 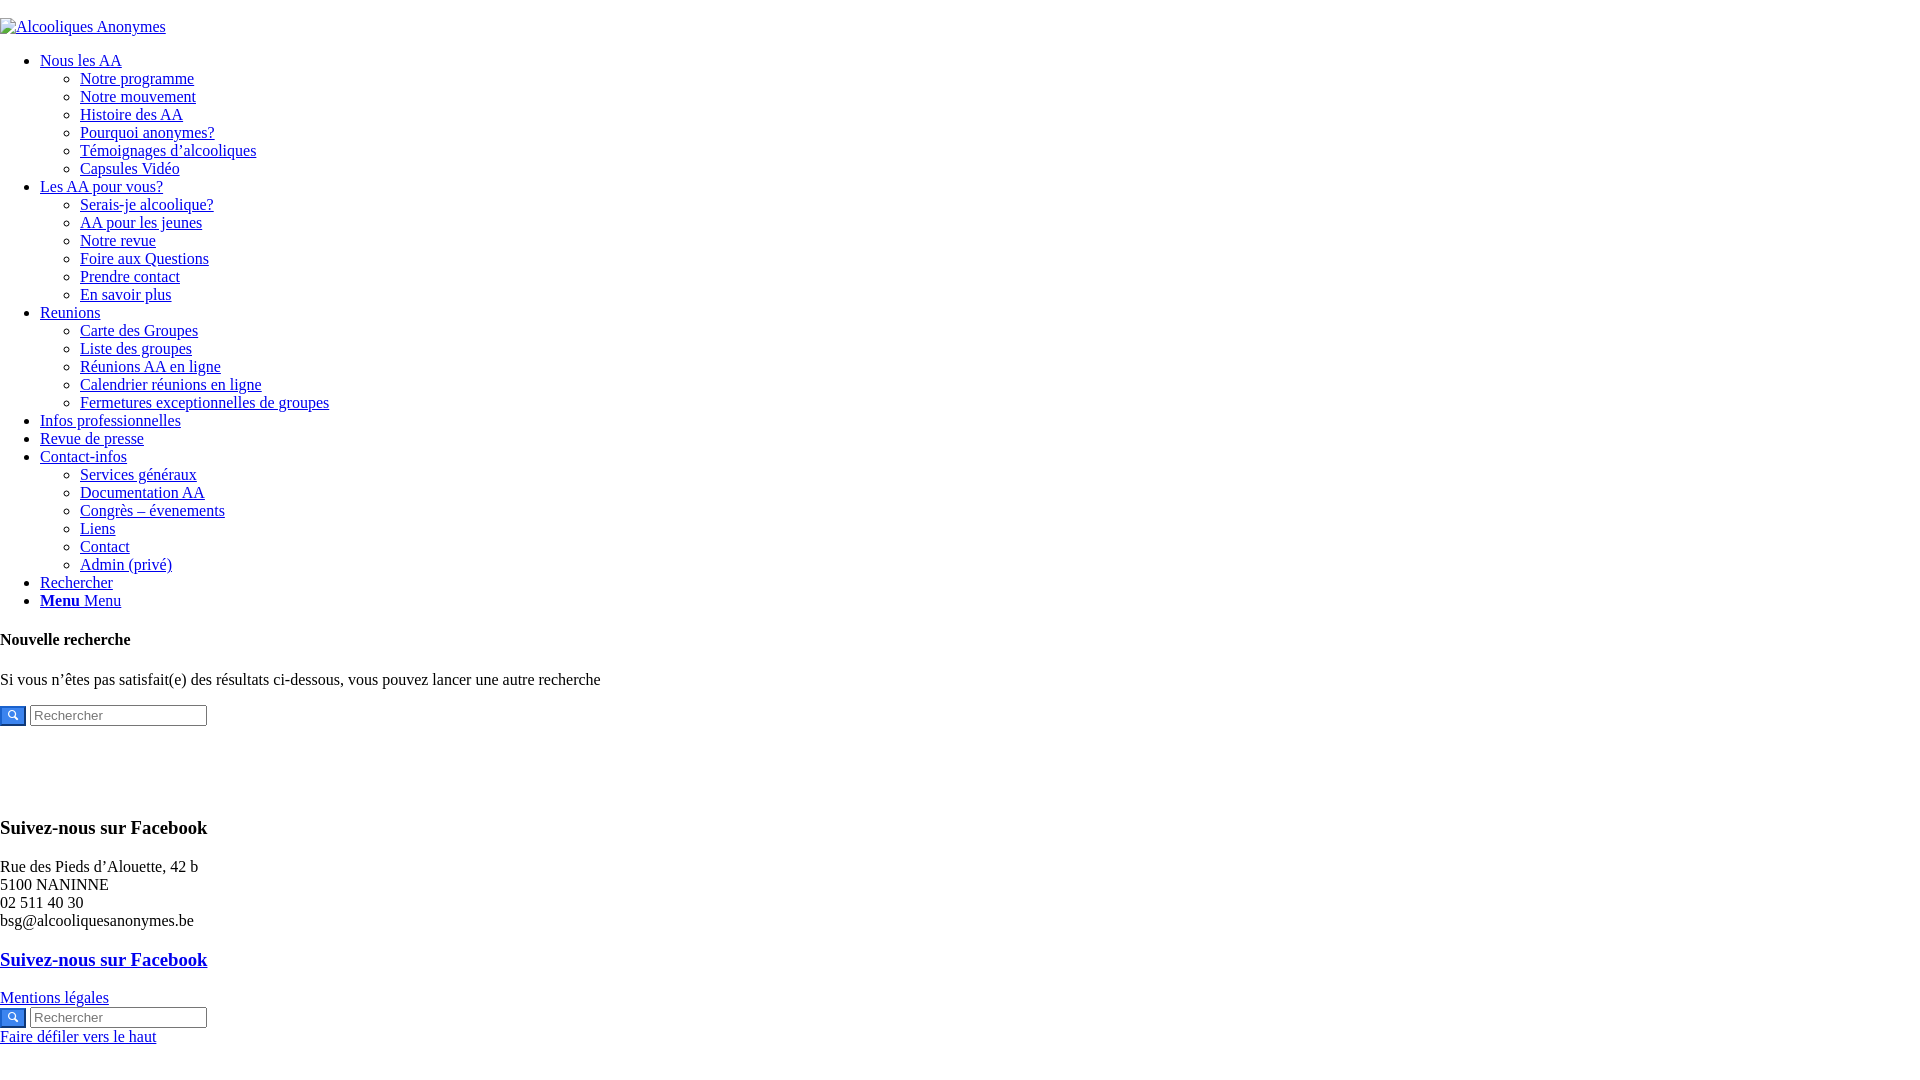 I want to click on 'Liens', so click(x=80, y=527).